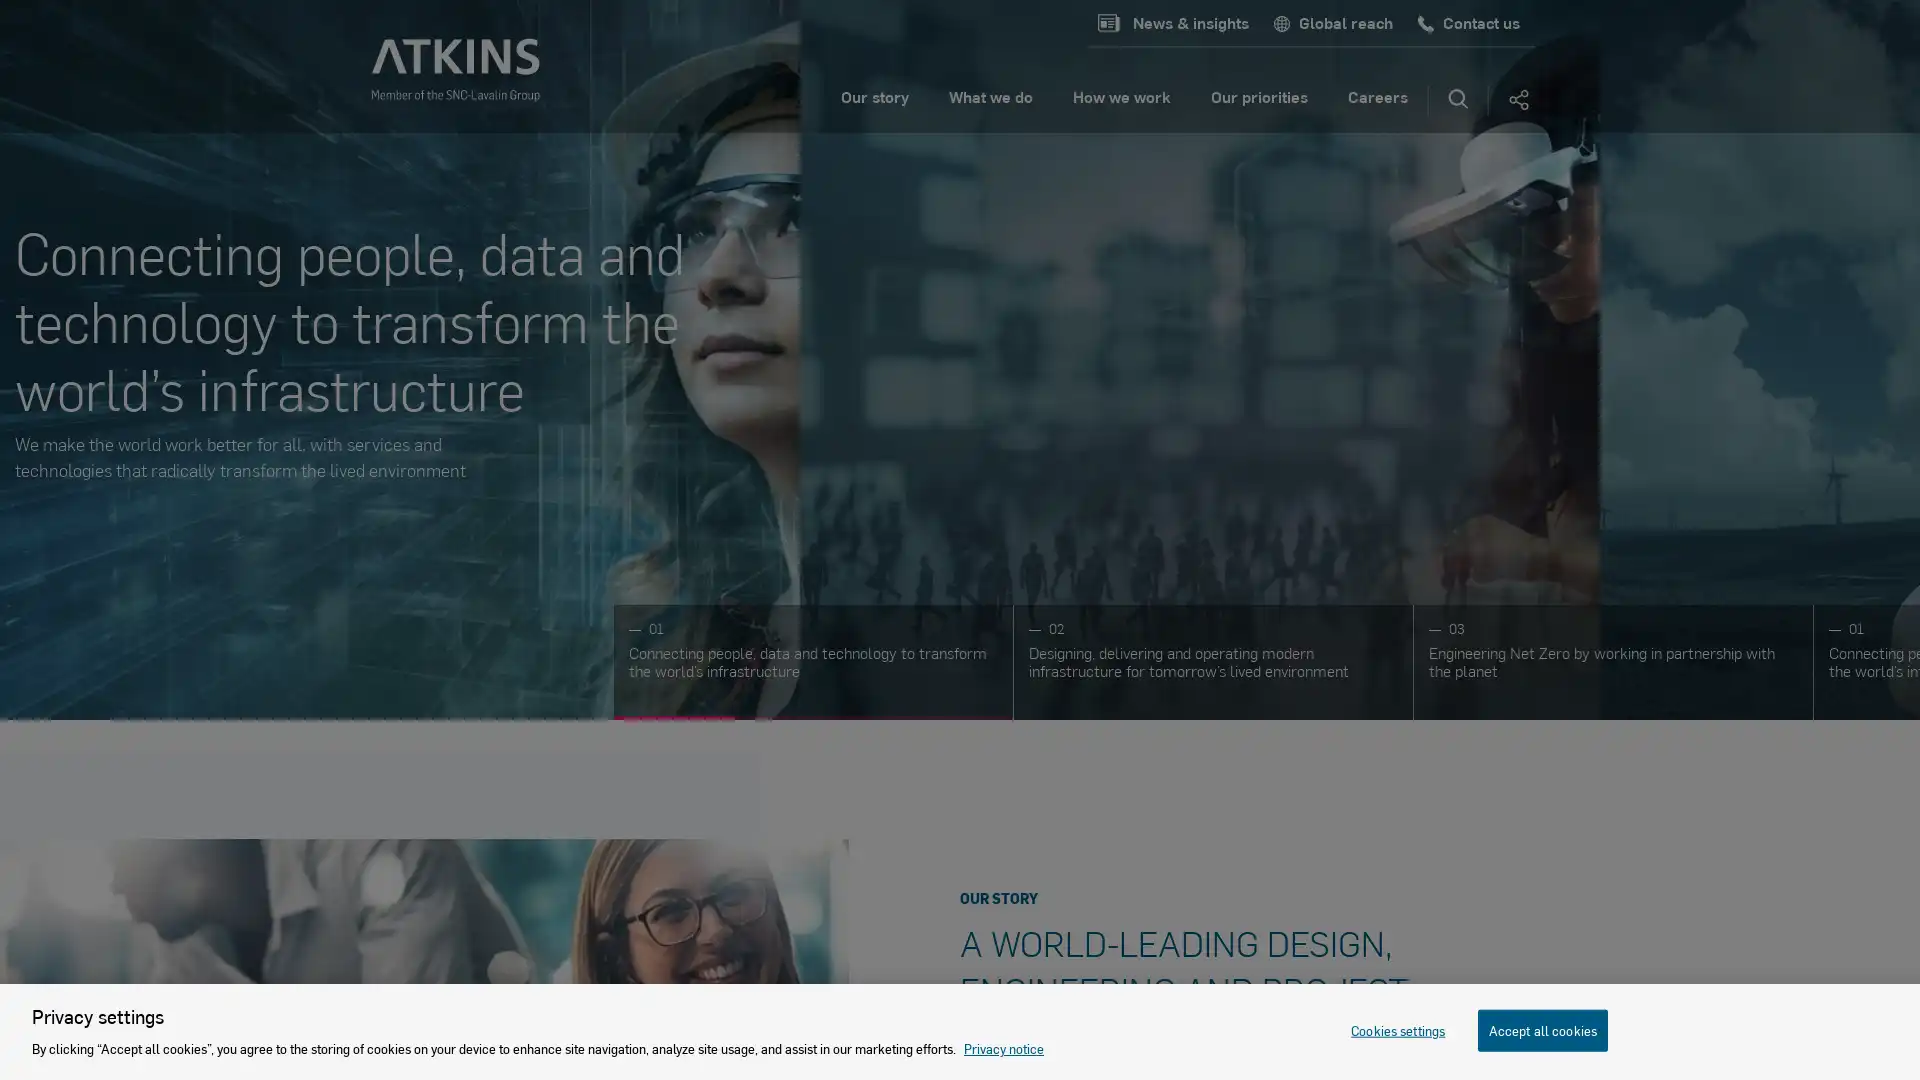 The width and height of the screenshot is (1920, 1080). I want to click on Accept all cookies, so click(1541, 1029).